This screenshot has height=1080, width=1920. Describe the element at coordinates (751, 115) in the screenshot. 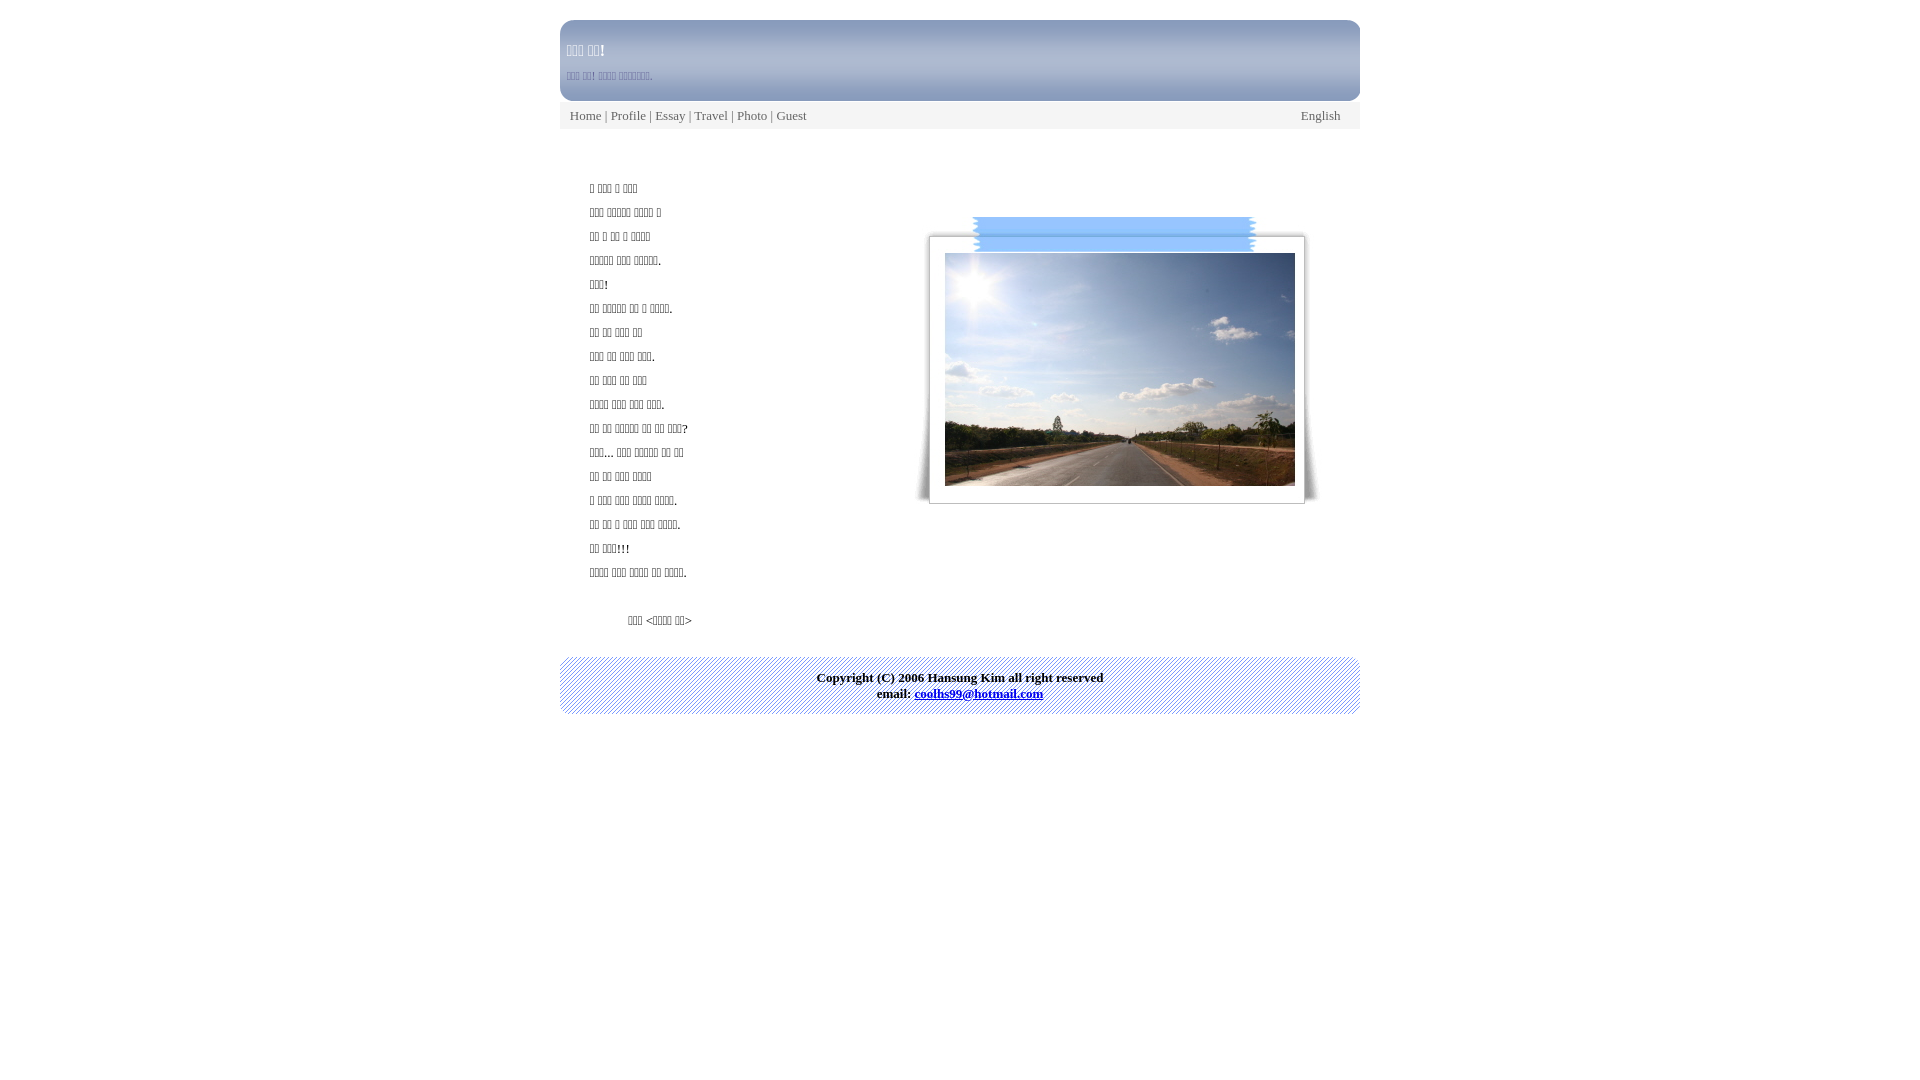

I see `'Photo'` at that location.